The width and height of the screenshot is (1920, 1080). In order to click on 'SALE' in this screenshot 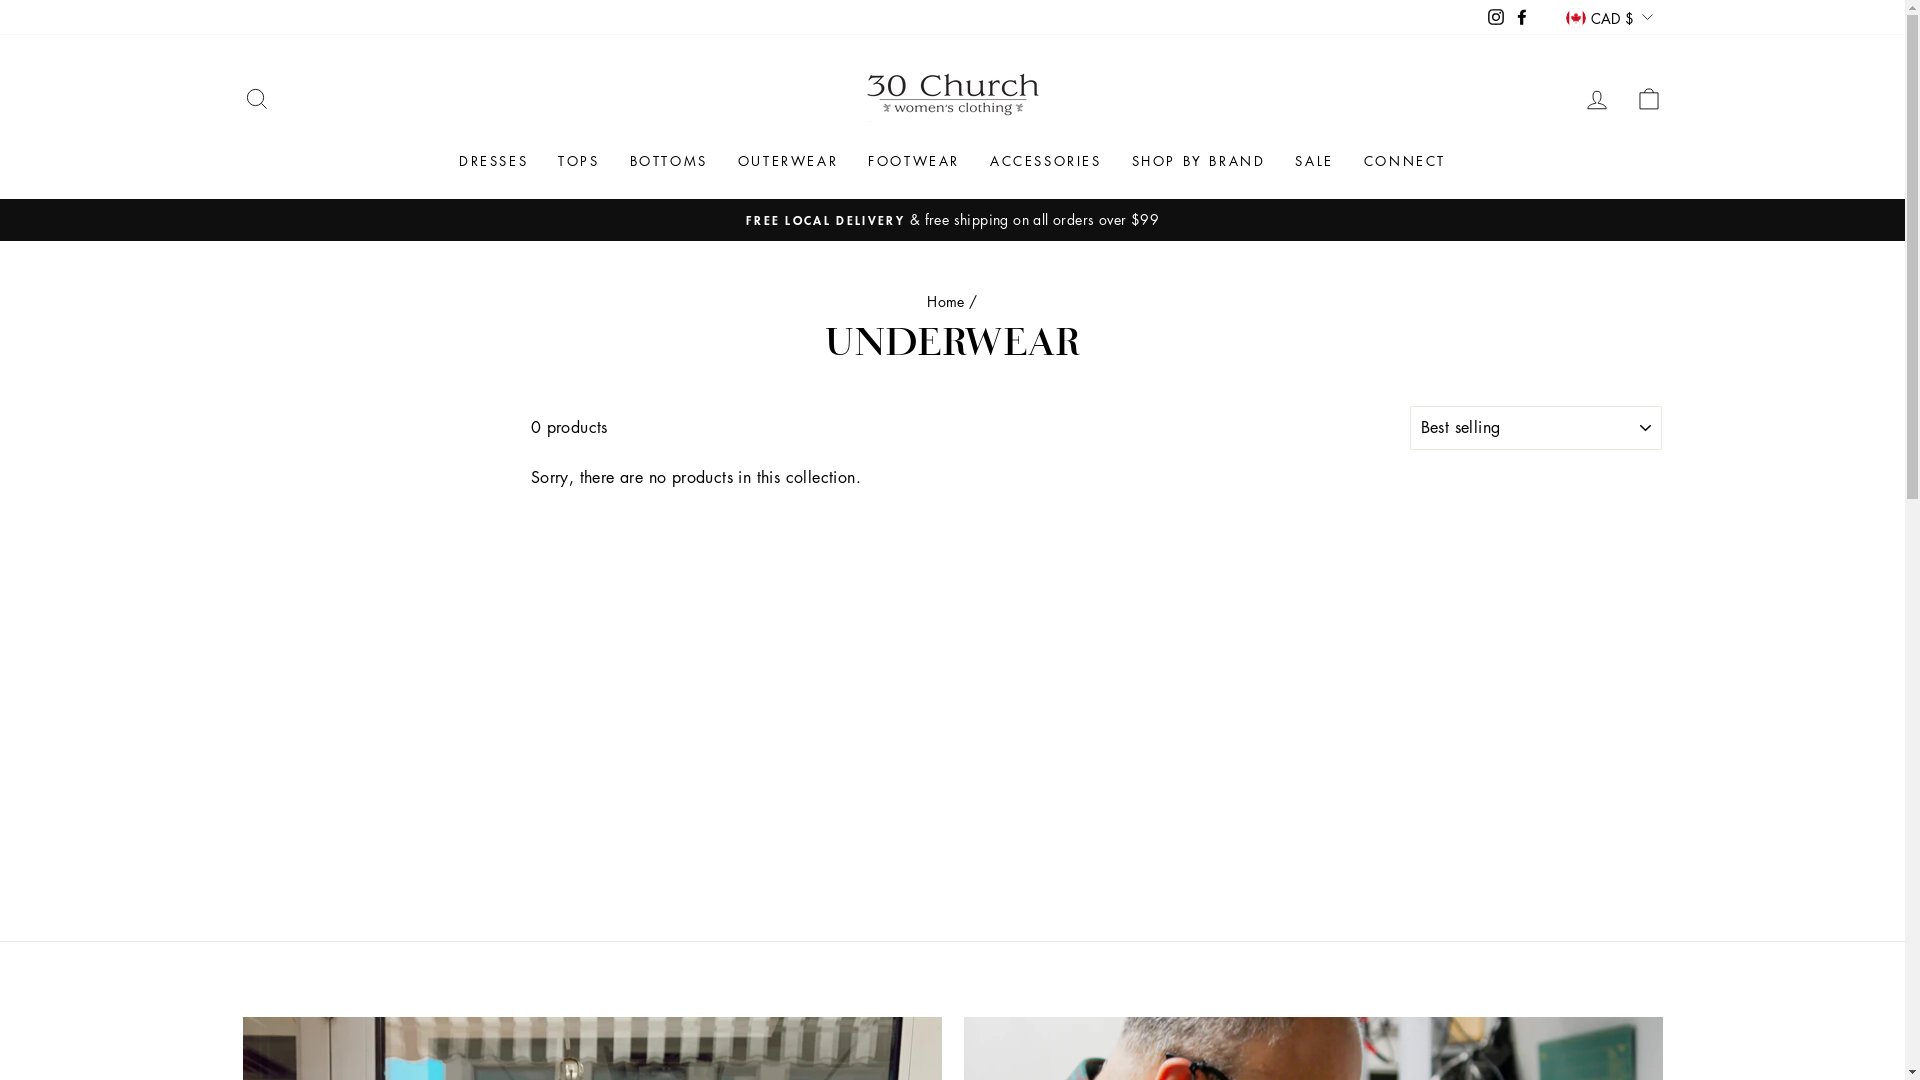, I will do `click(1314, 161)`.